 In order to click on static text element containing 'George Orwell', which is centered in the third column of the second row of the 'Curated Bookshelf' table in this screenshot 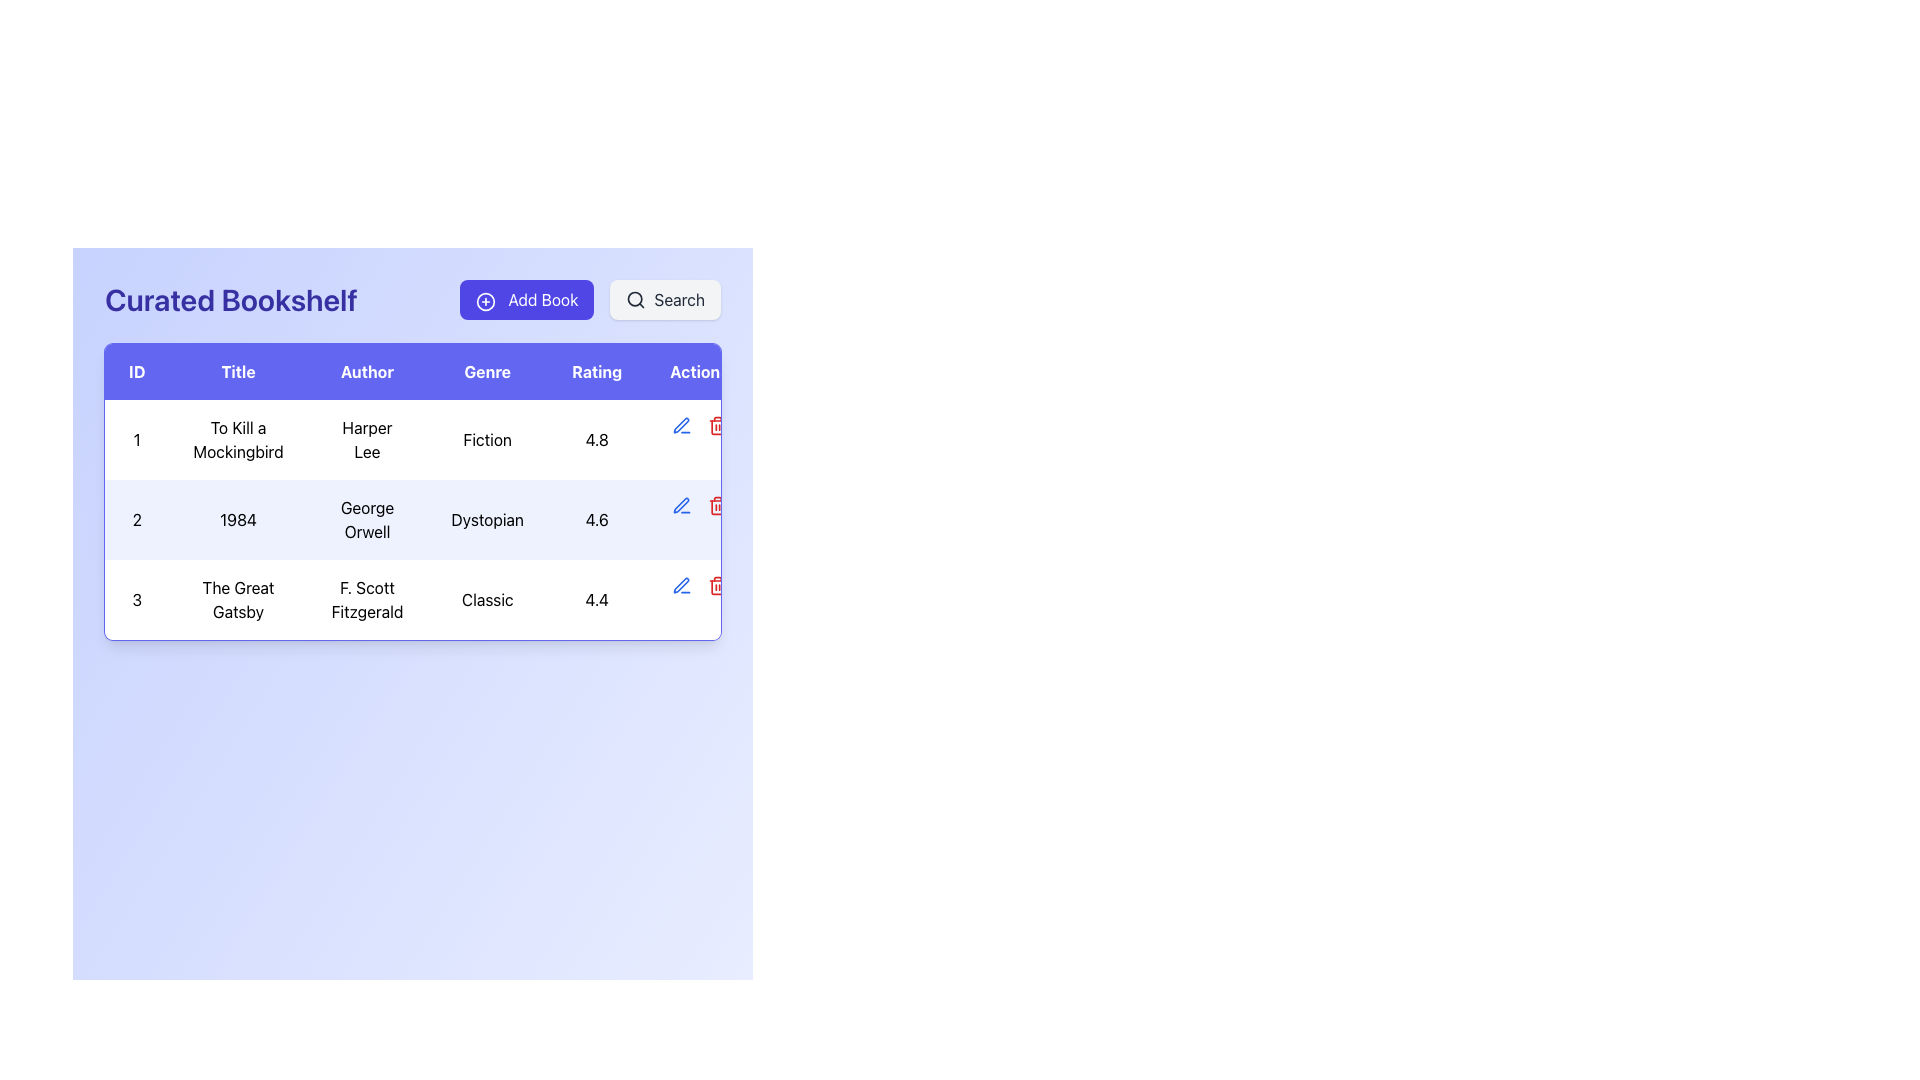, I will do `click(367, 519)`.